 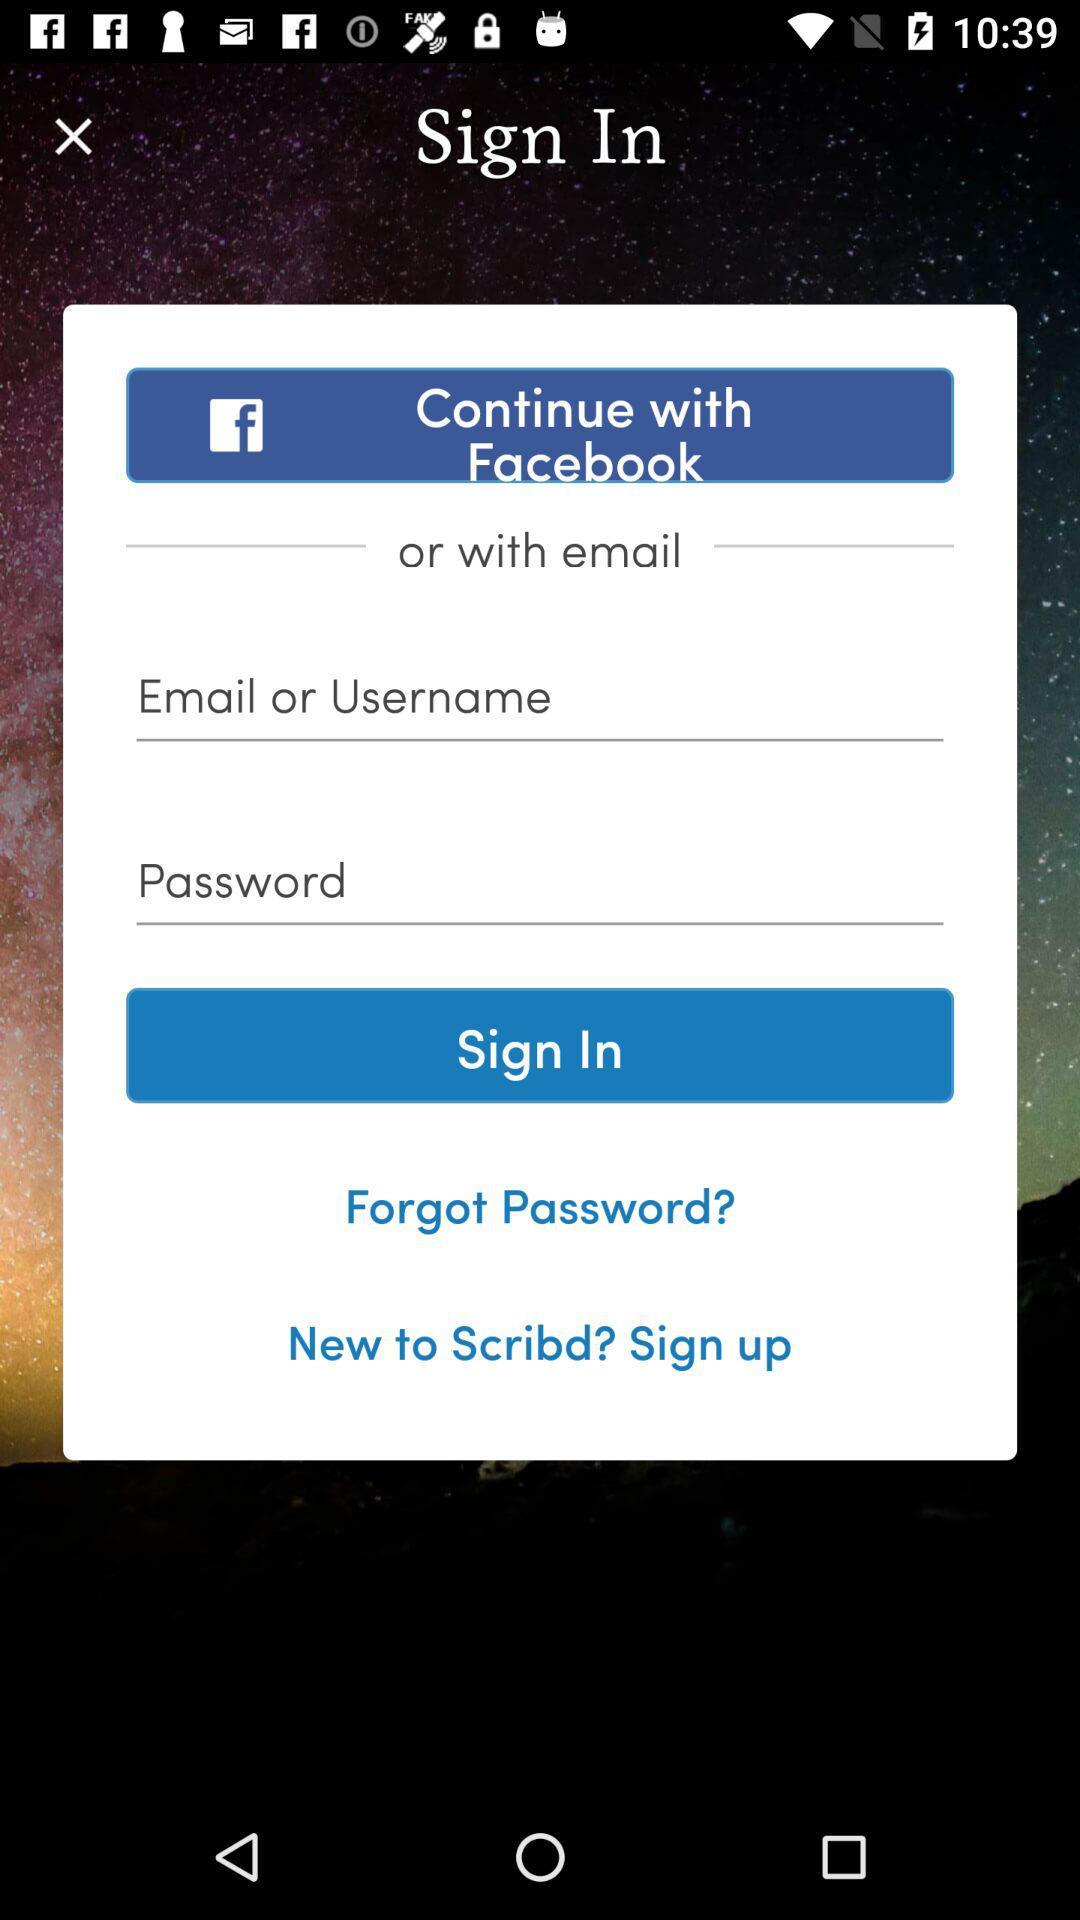 I want to click on the item above the sign in icon, so click(x=540, y=885).